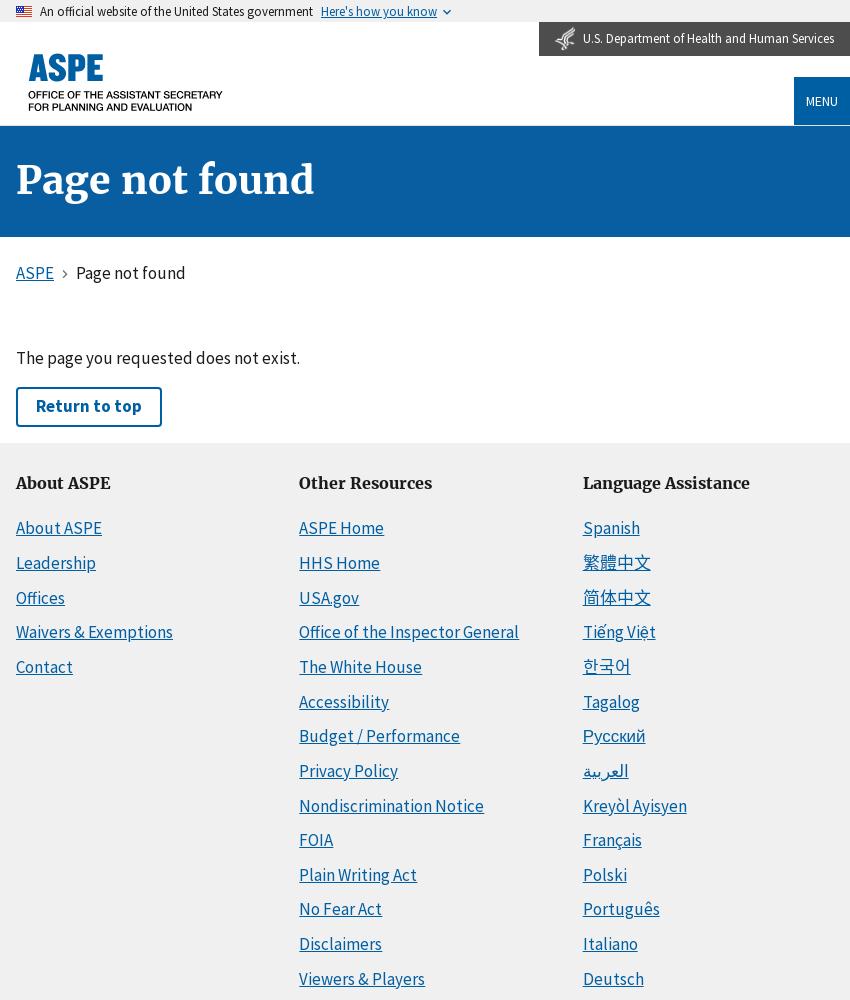 This screenshot has height=1000, width=850. What do you see at coordinates (340, 909) in the screenshot?
I see `'No Fear Act'` at bounding box center [340, 909].